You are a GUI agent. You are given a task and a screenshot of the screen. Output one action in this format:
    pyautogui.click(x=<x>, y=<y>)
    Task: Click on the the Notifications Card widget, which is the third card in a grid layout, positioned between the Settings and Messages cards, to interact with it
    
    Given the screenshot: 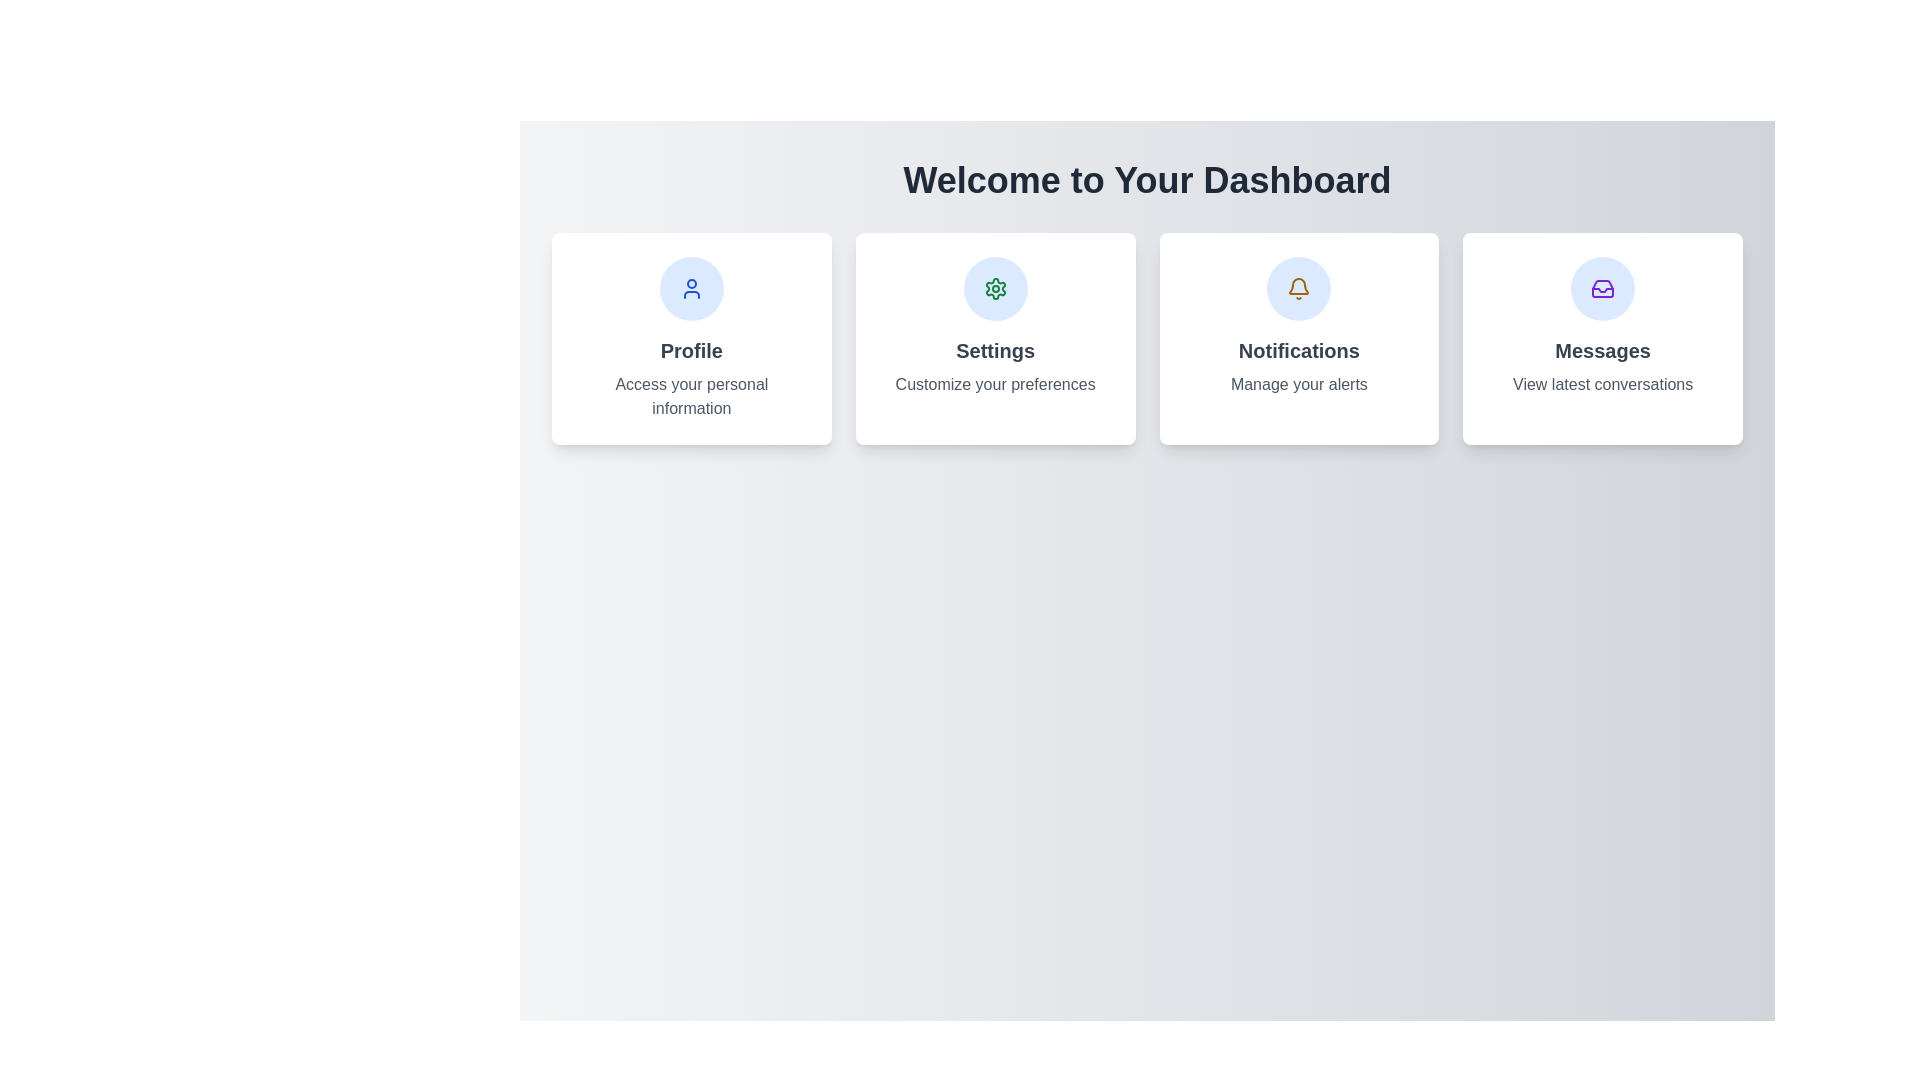 What is the action you would take?
    pyautogui.click(x=1299, y=338)
    